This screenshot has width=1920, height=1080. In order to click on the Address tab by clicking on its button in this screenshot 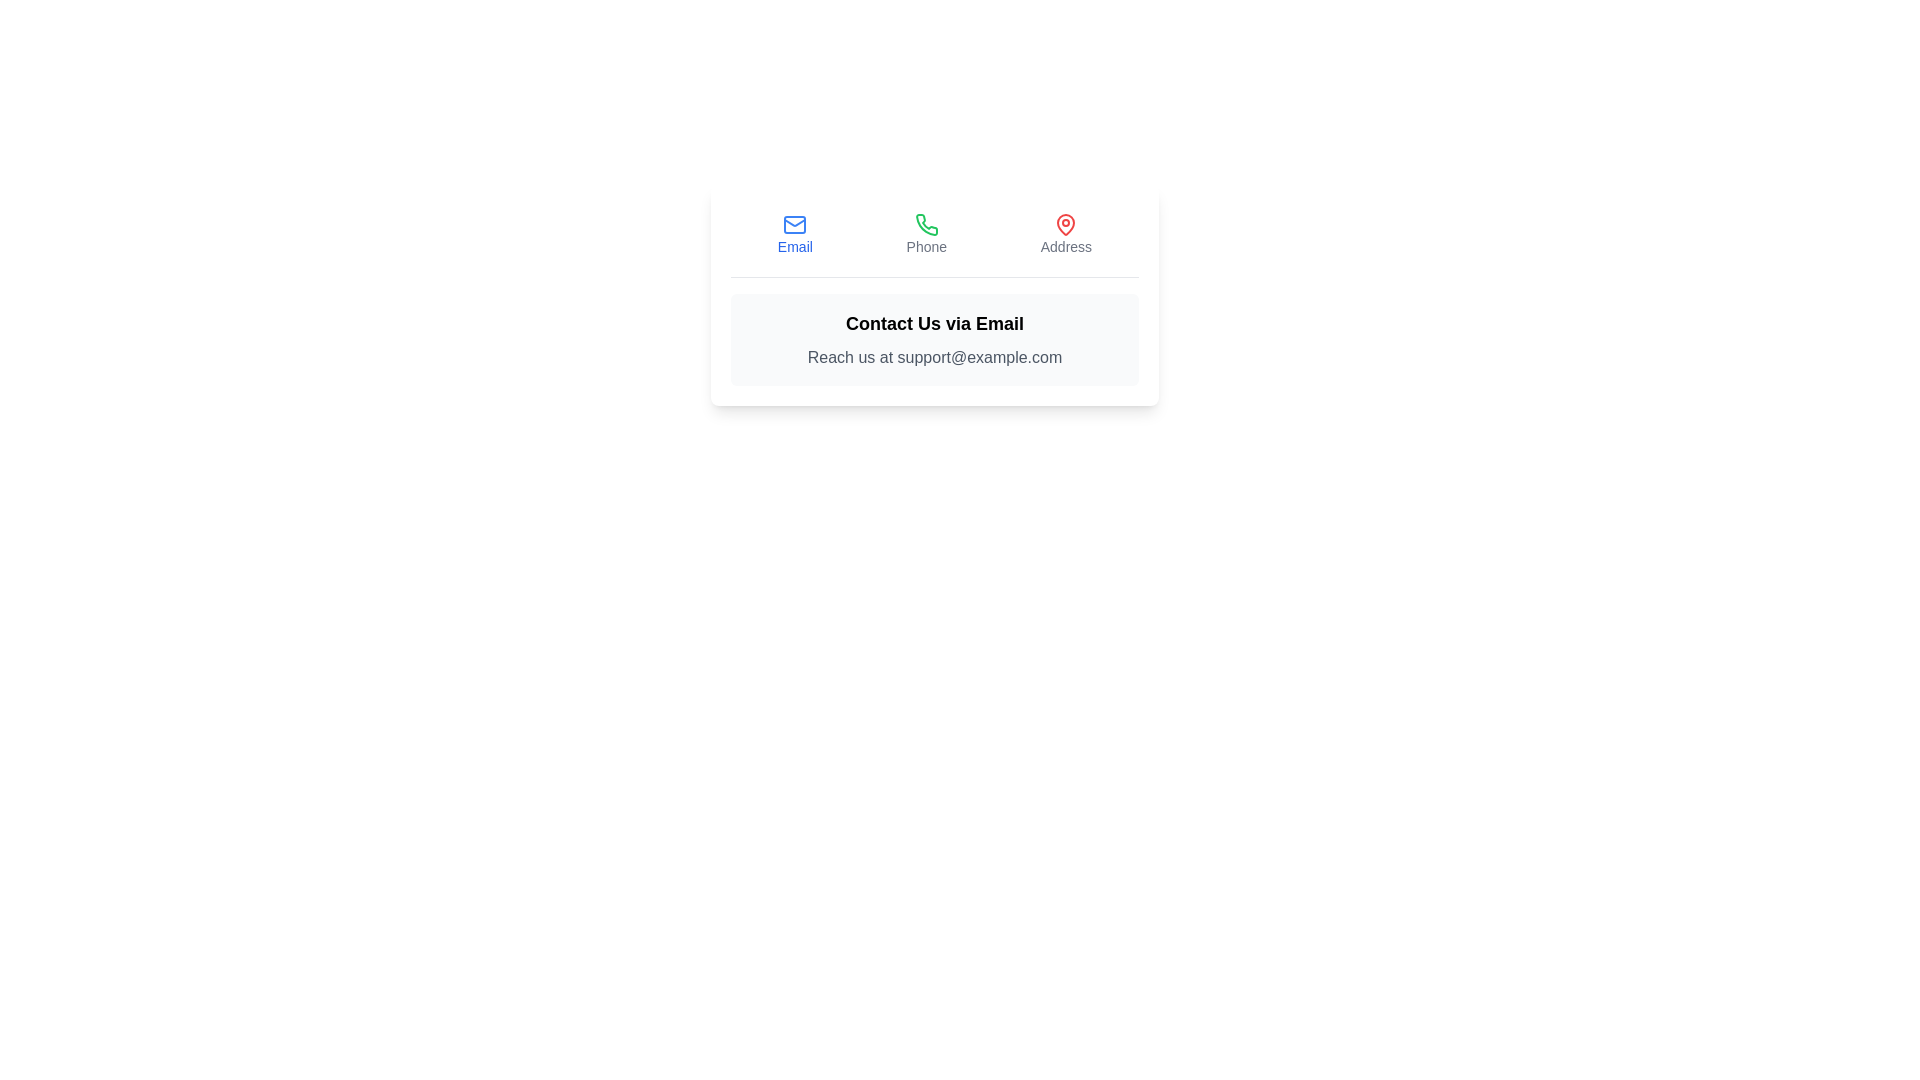, I will do `click(1064, 234)`.